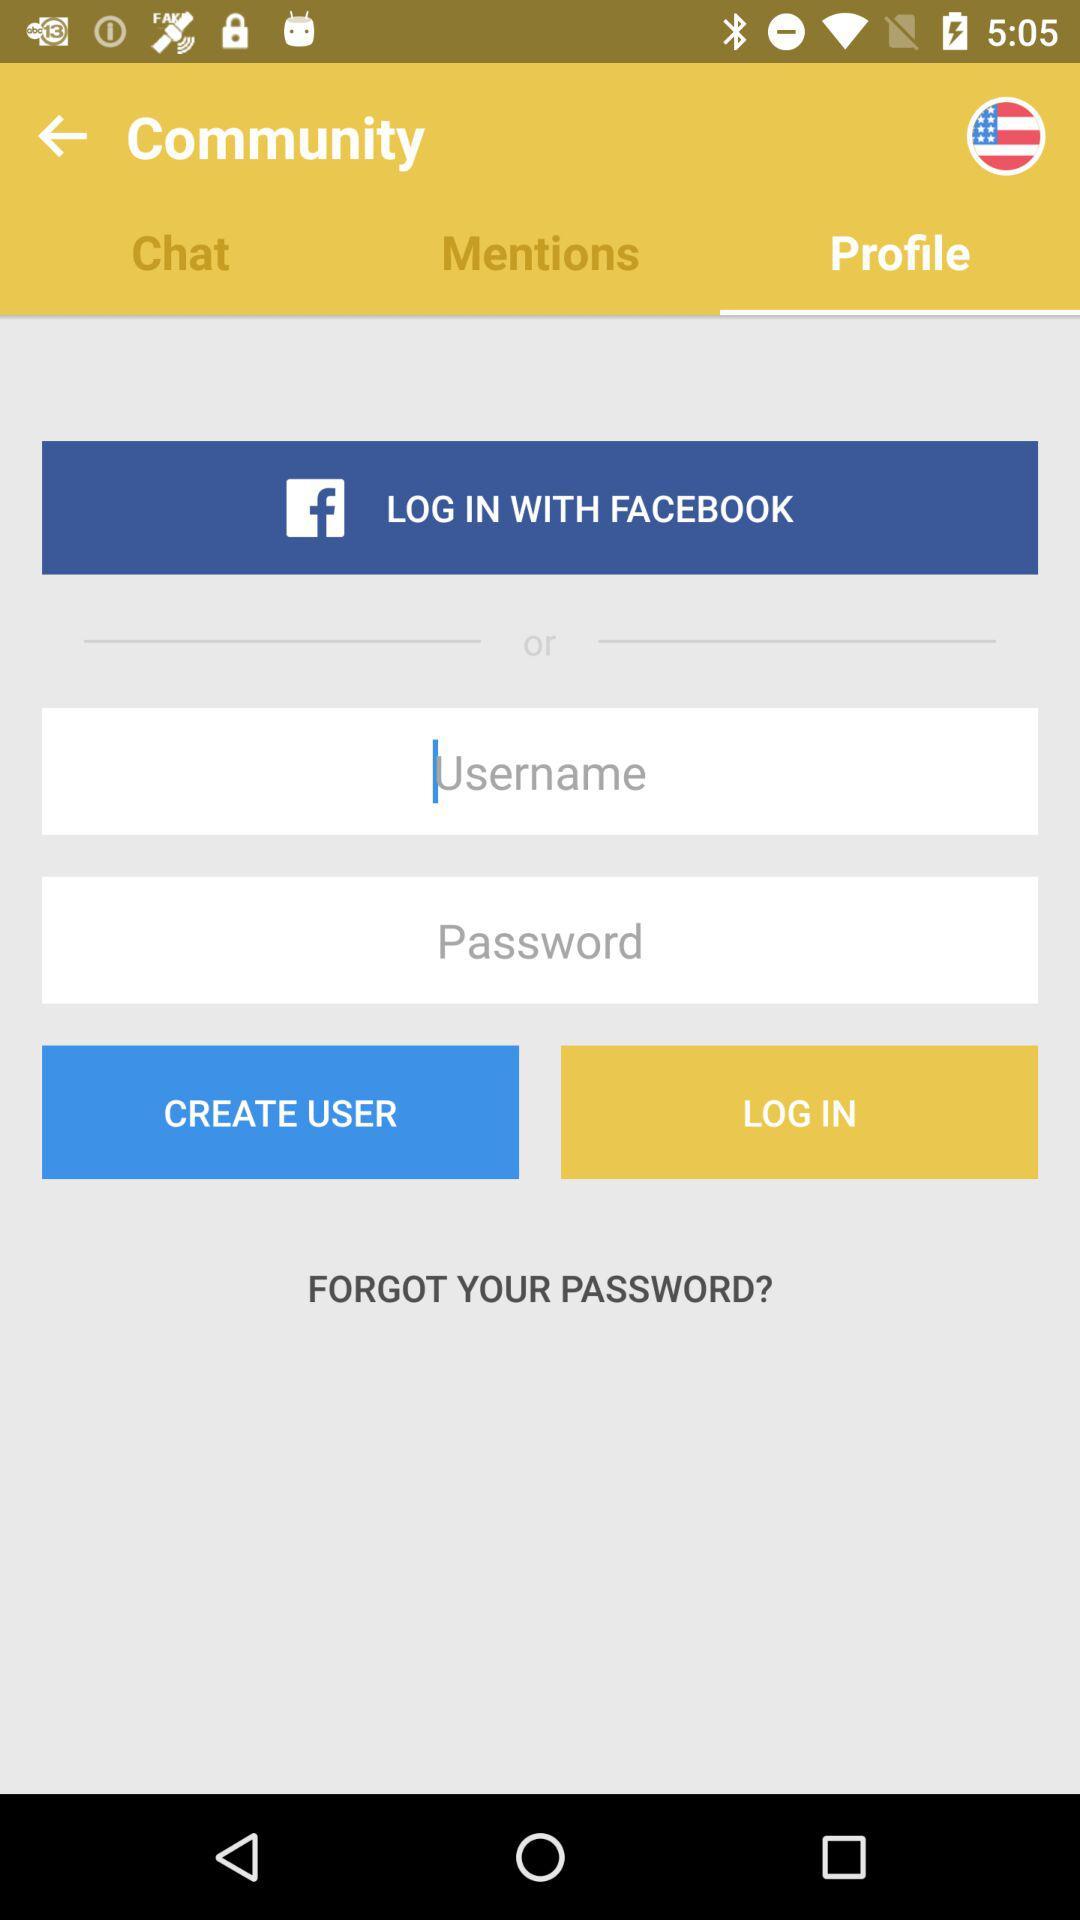 The width and height of the screenshot is (1080, 1920). Describe the element at coordinates (540, 939) in the screenshot. I see `the icon above create user item` at that location.